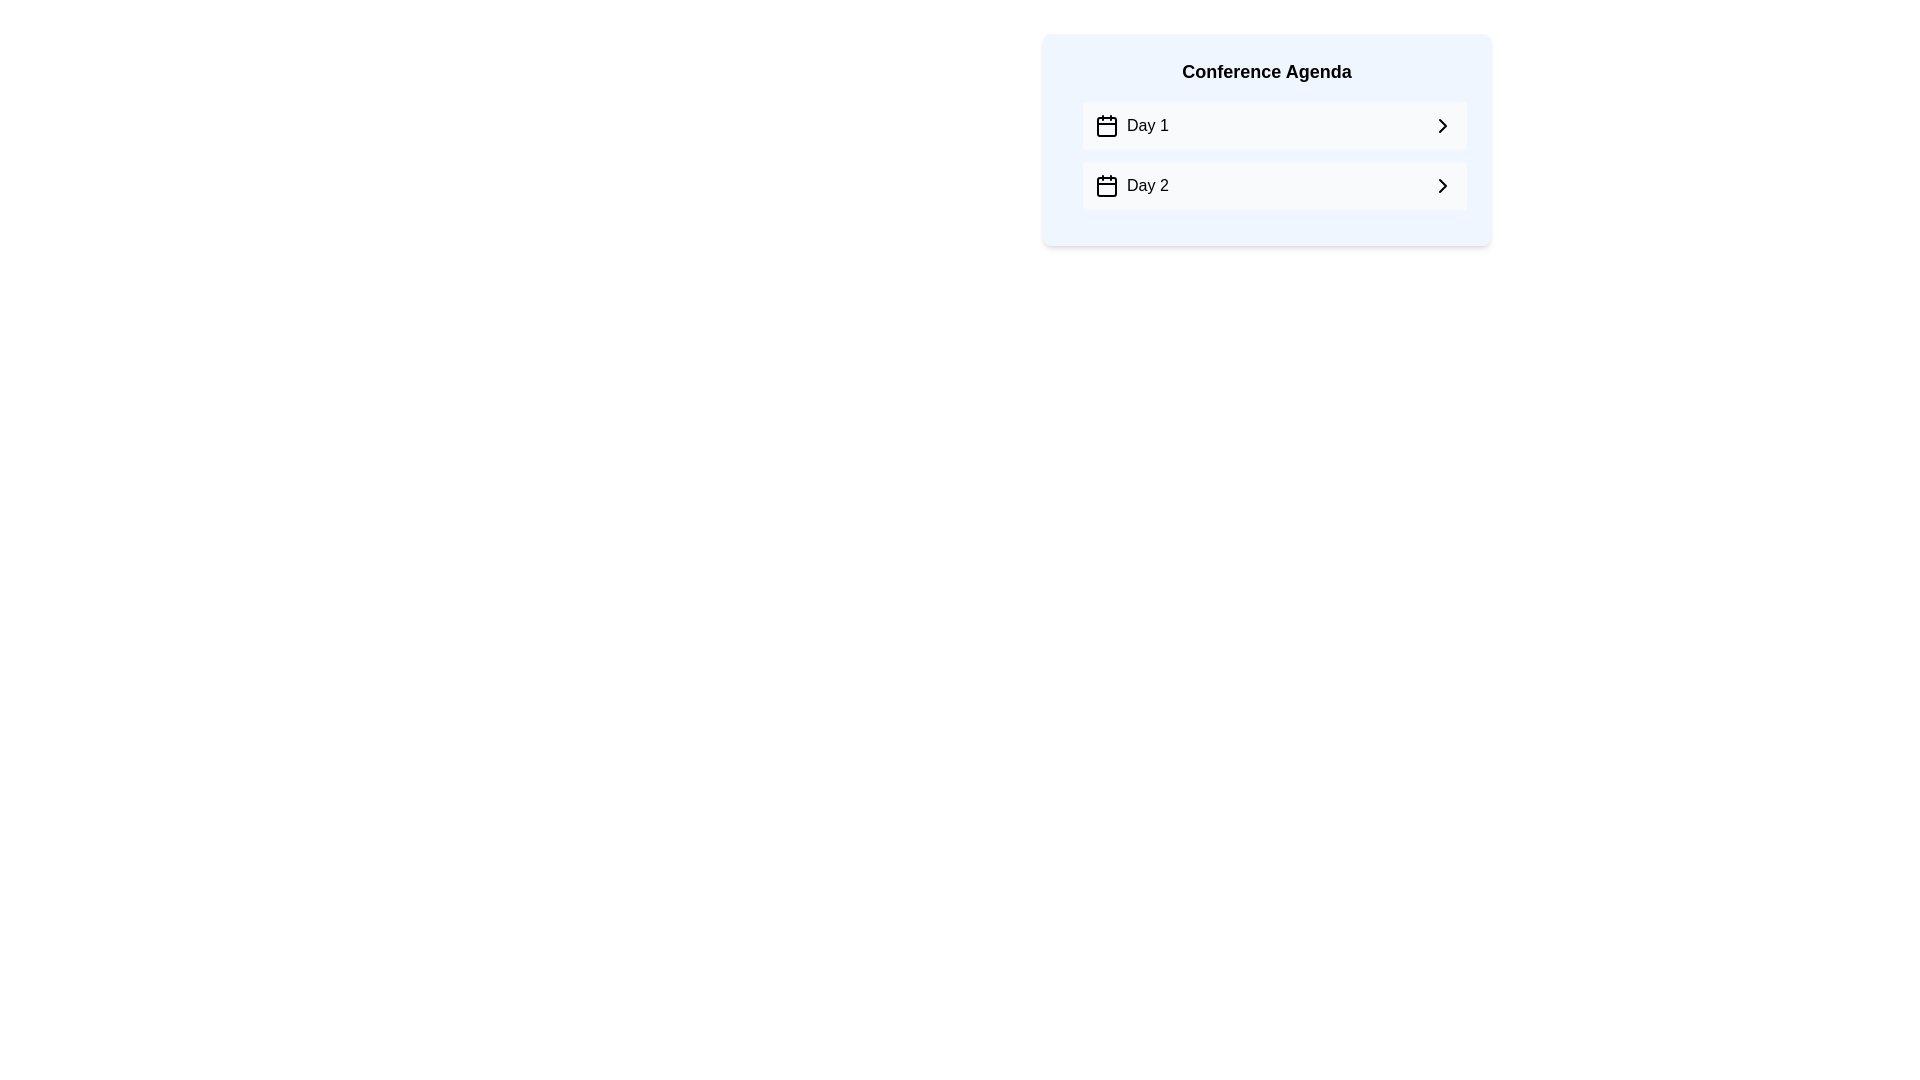  I want to click on the text label displaying 'Day 2', which is styled with a sans-serif font and is located to the right of a calendar icon in the second row of a vertical list, so click(1147, 185).